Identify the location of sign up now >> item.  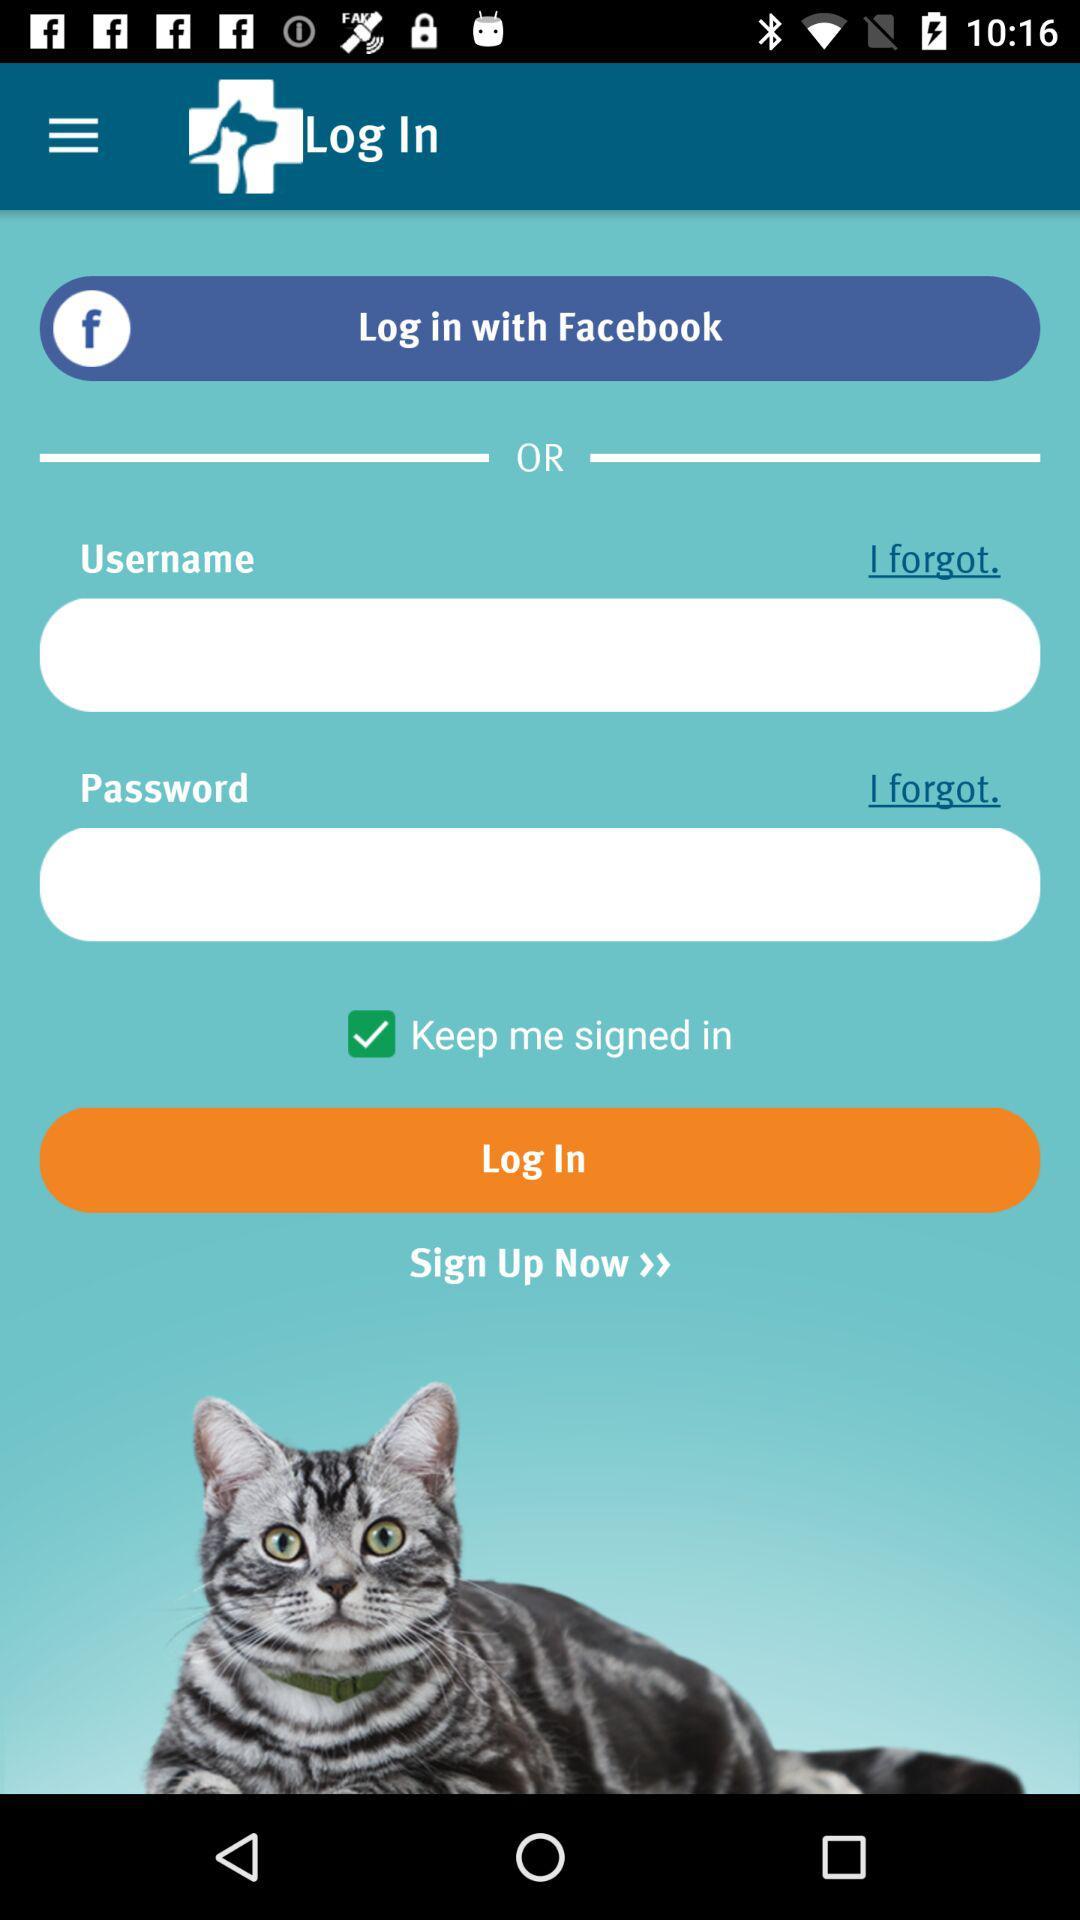
(540, 1263).